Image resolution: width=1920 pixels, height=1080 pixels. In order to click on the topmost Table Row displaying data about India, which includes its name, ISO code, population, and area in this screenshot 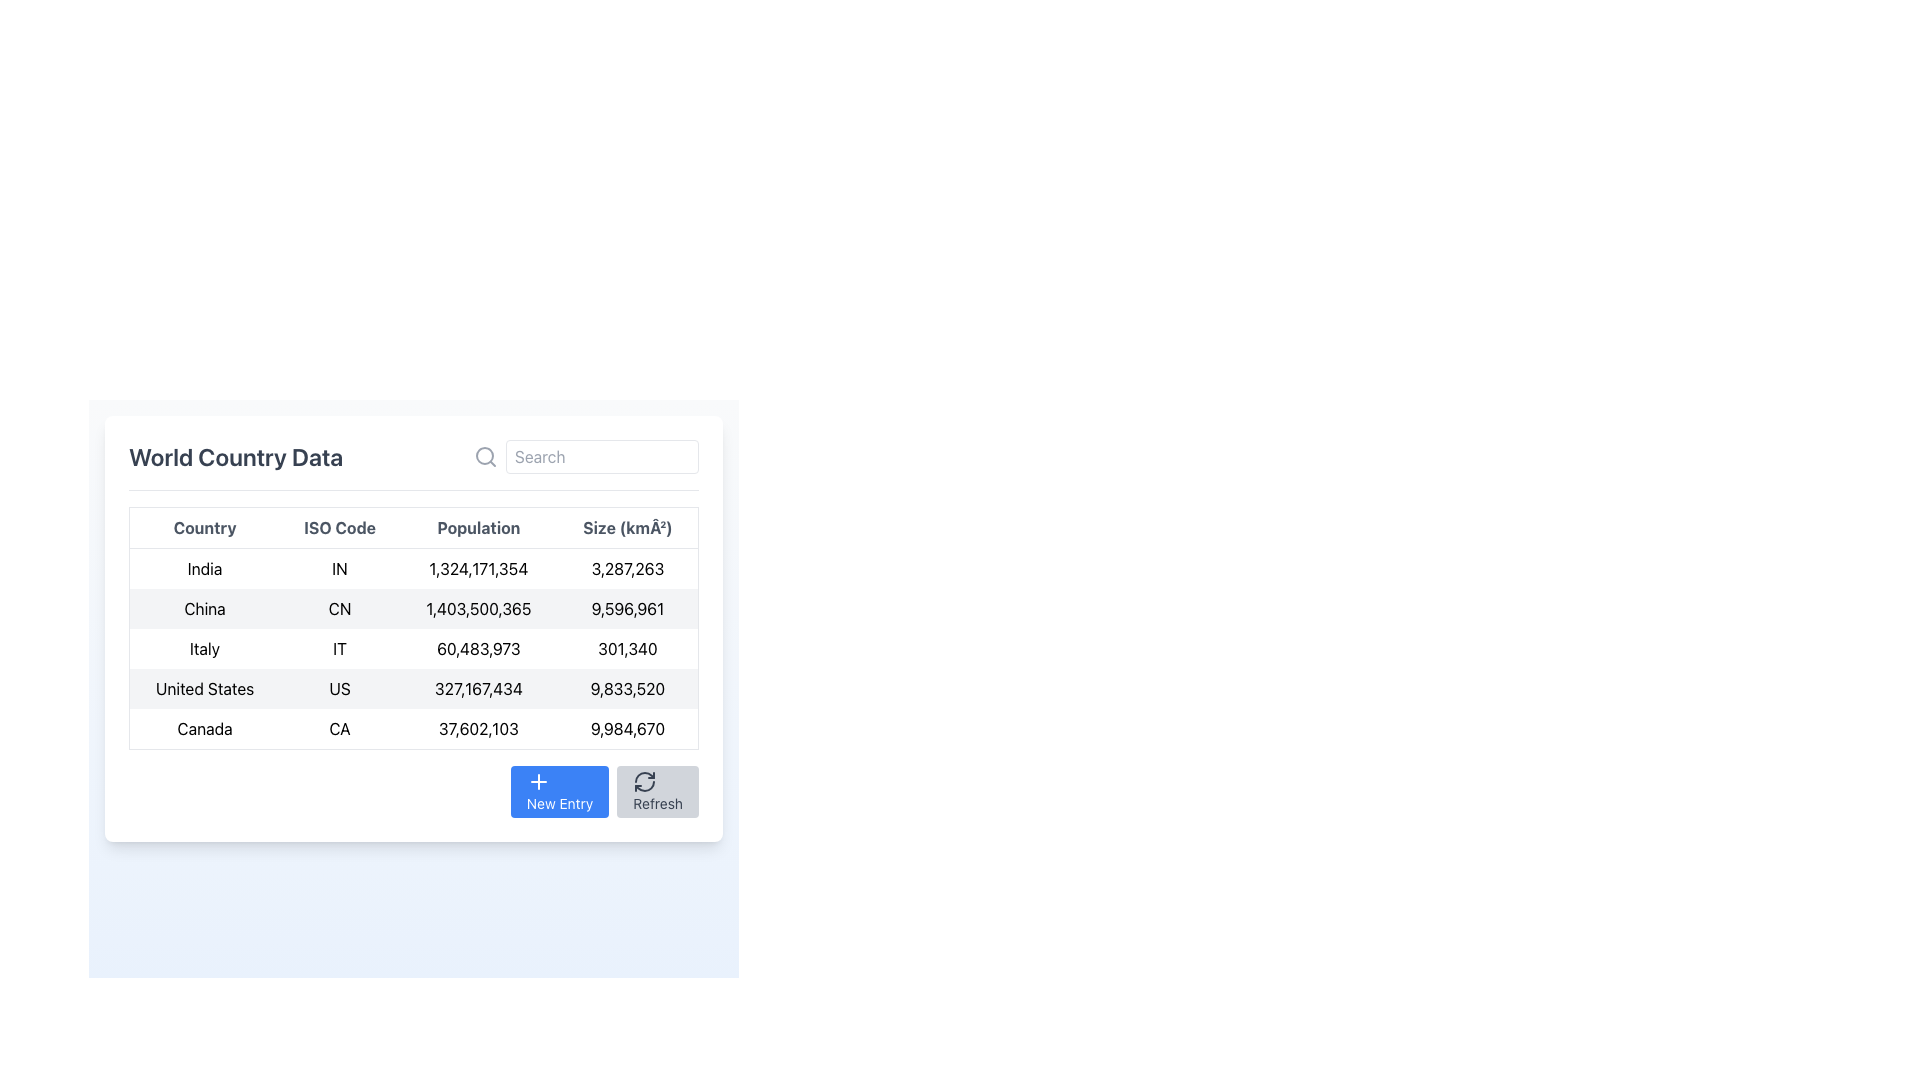, I will do `click(412, 567)`.